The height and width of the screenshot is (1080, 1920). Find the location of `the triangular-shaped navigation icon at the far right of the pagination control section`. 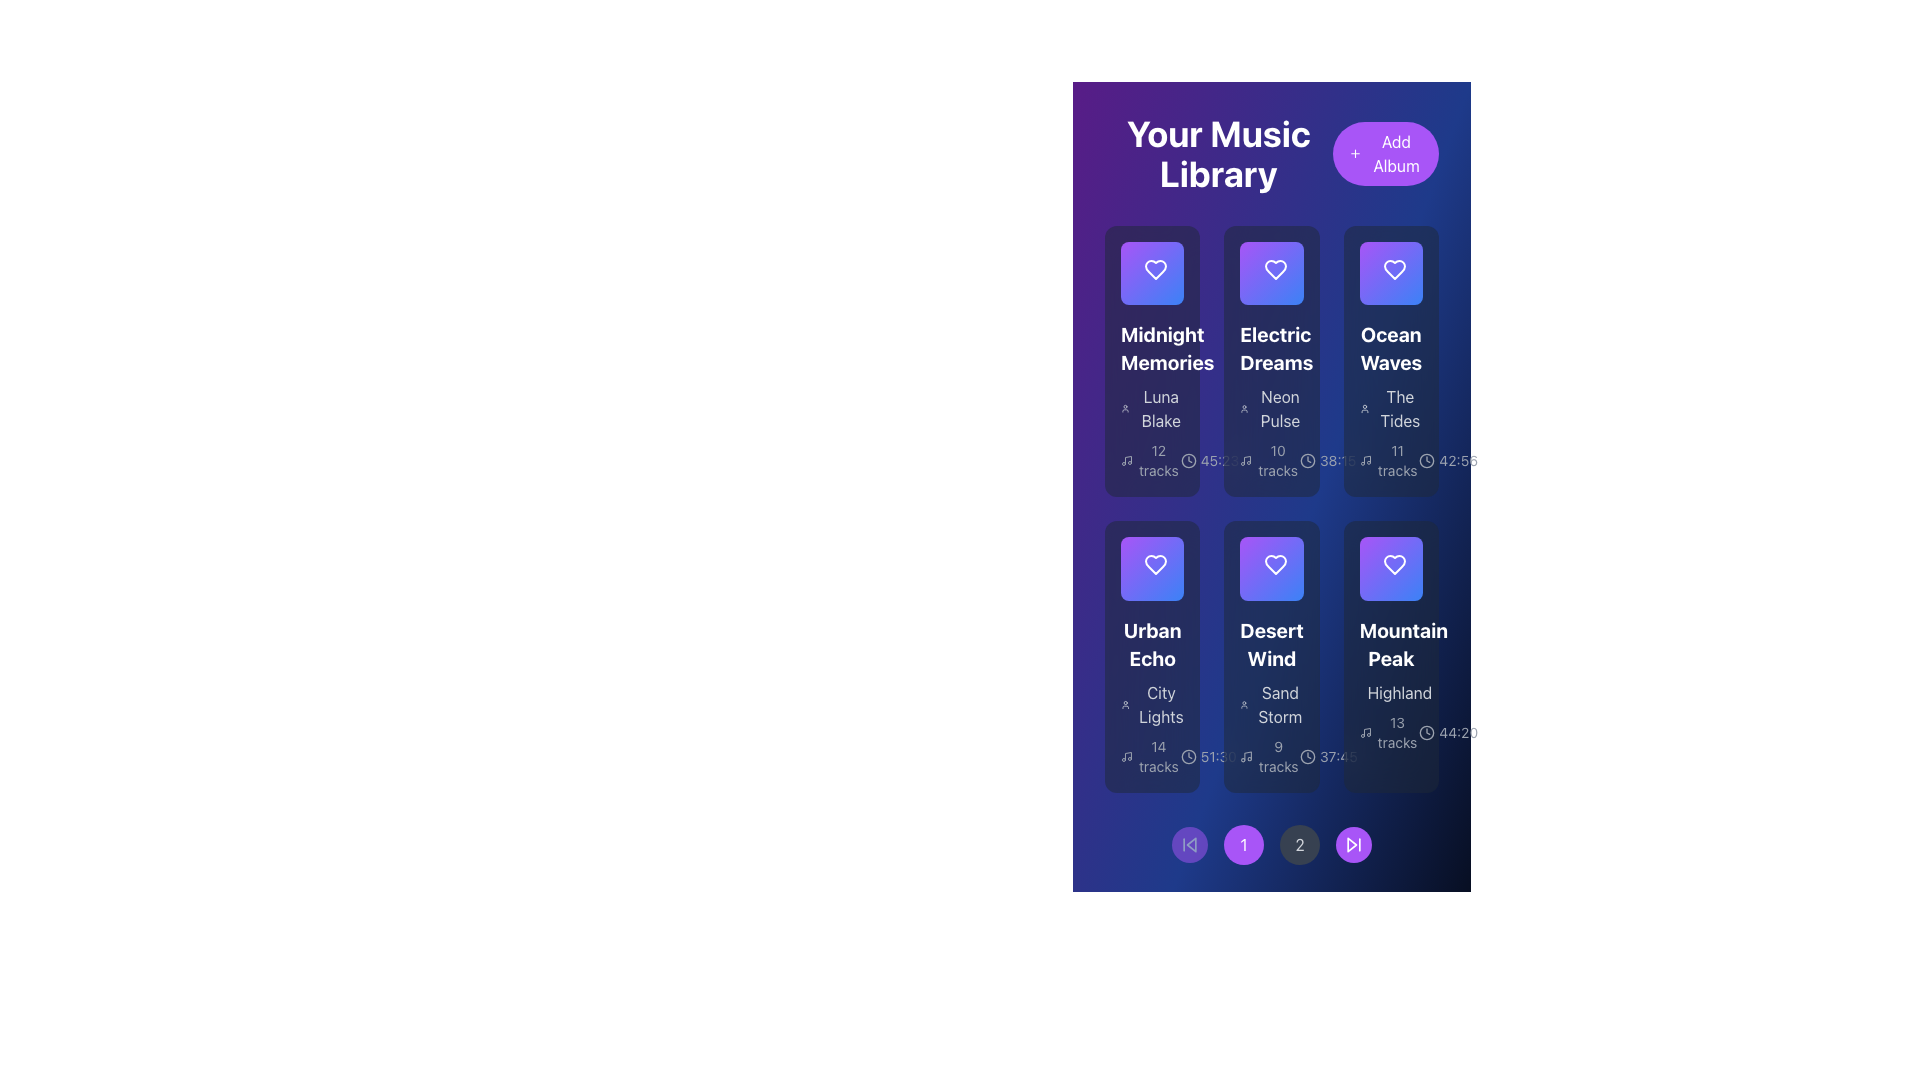

the triangular-shaped navigation icon at the far right of the pagination control section is located at coordinates (1352, 844).